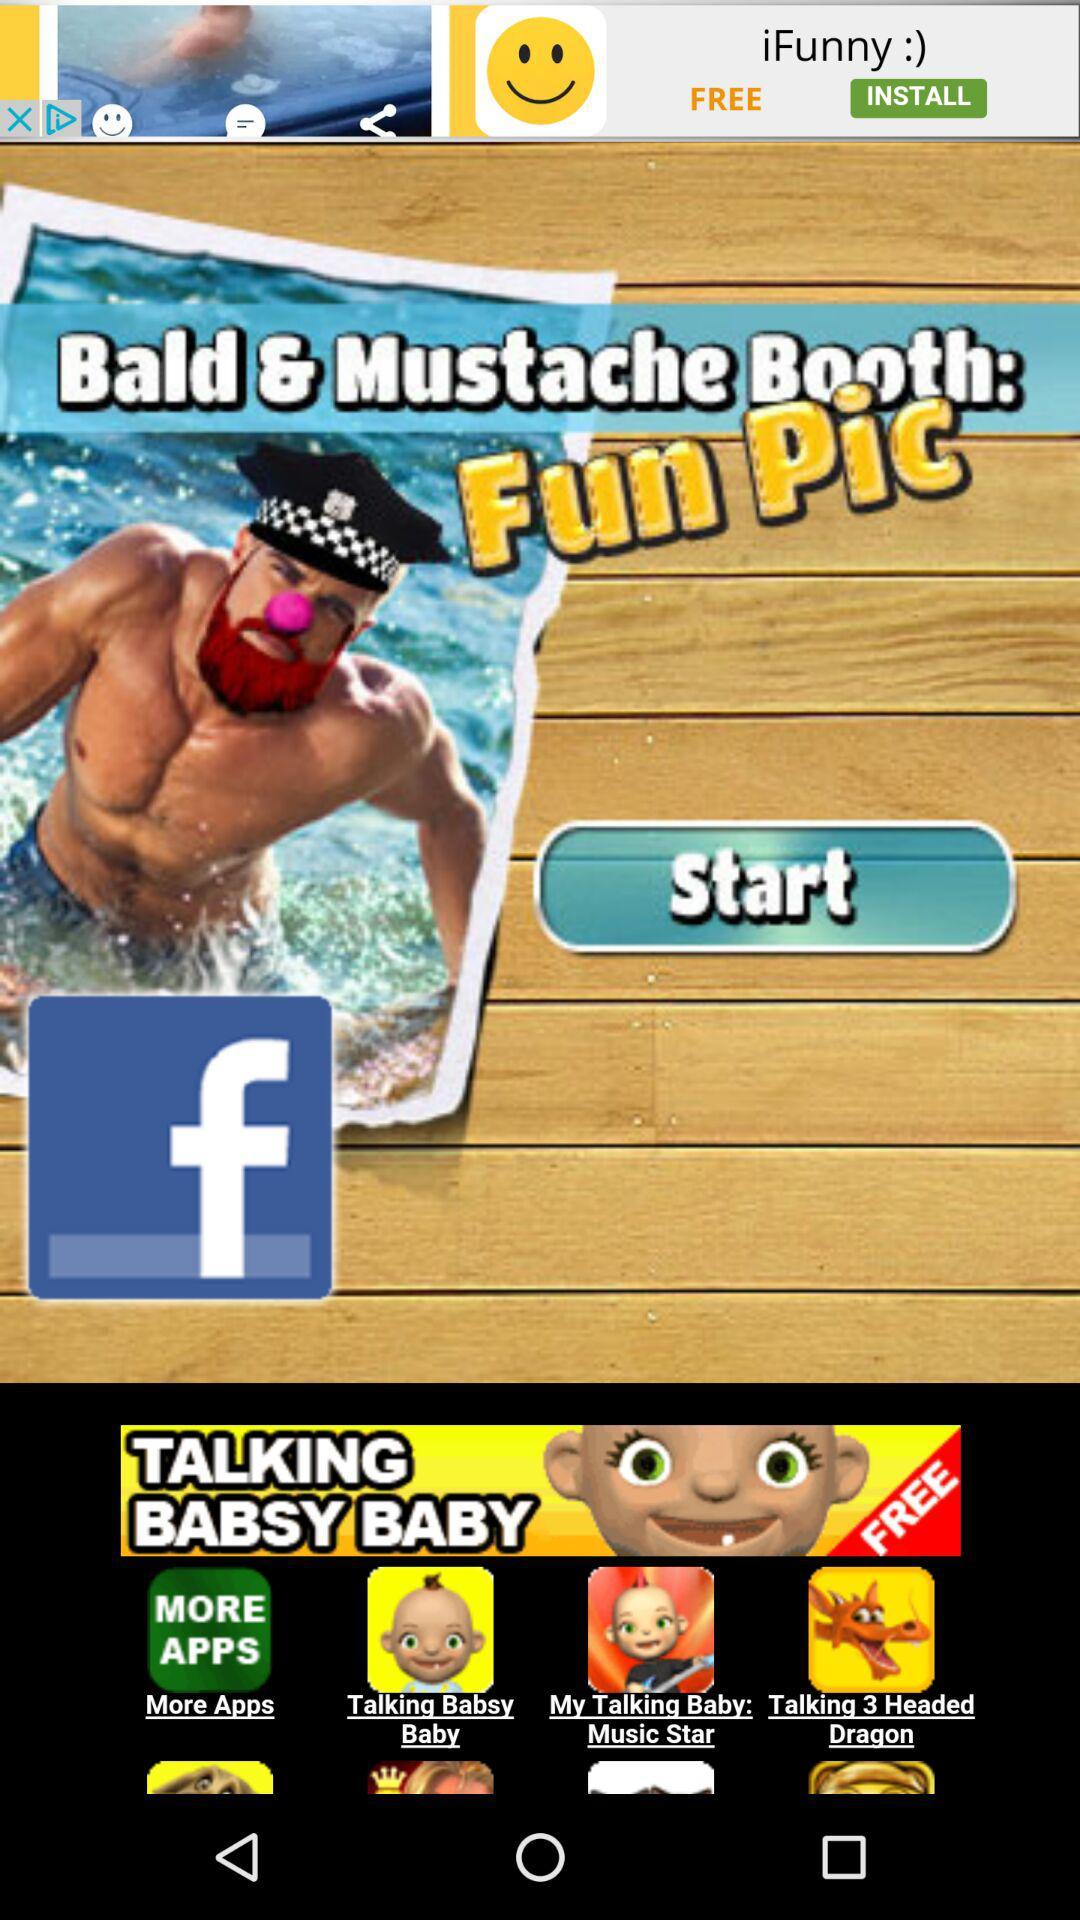 The width and height of the screenshot is (1080, 1920). What do you see at coordinates (540, 1392) in the screenshot?
I see `download free game` at bounding box center [540, 1392].